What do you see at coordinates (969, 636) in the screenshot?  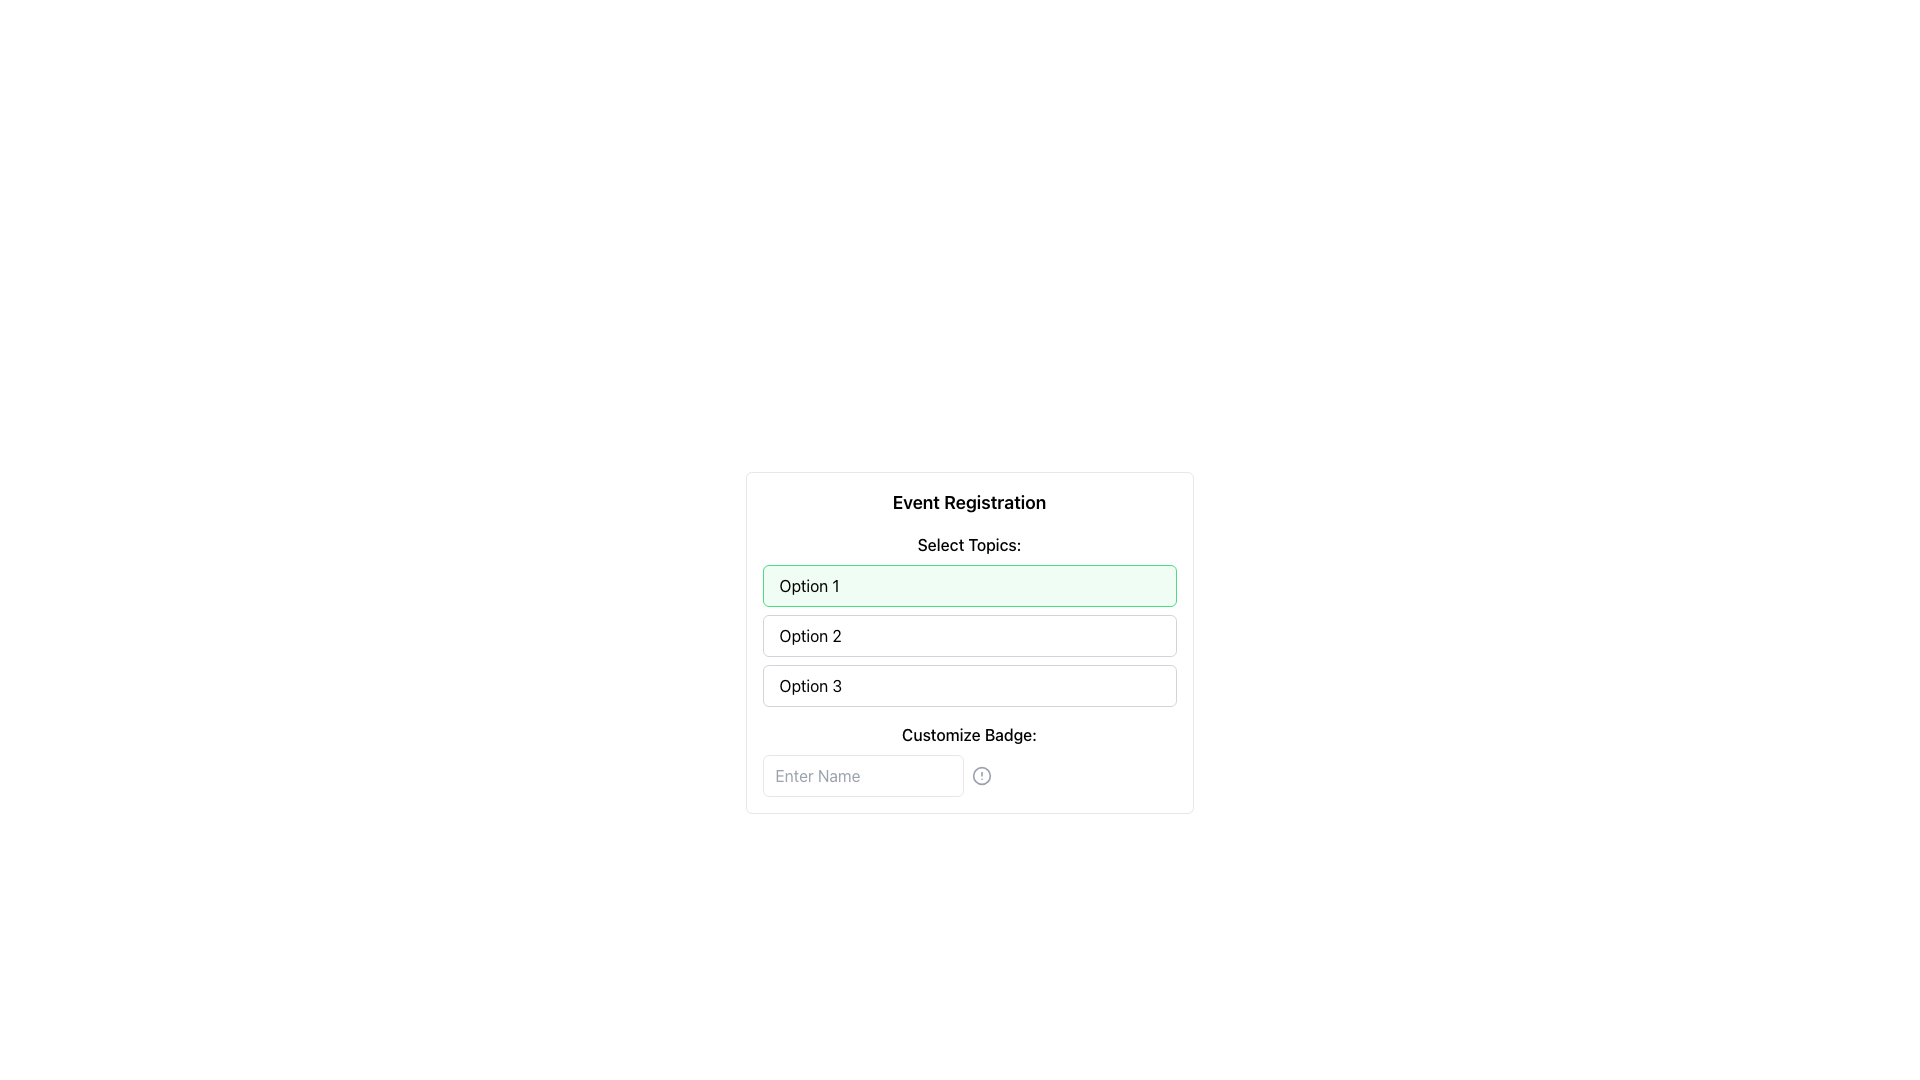 I see `the 'Option 2' button in the 'Select Topics' panel` at bounding box center [969, 636].